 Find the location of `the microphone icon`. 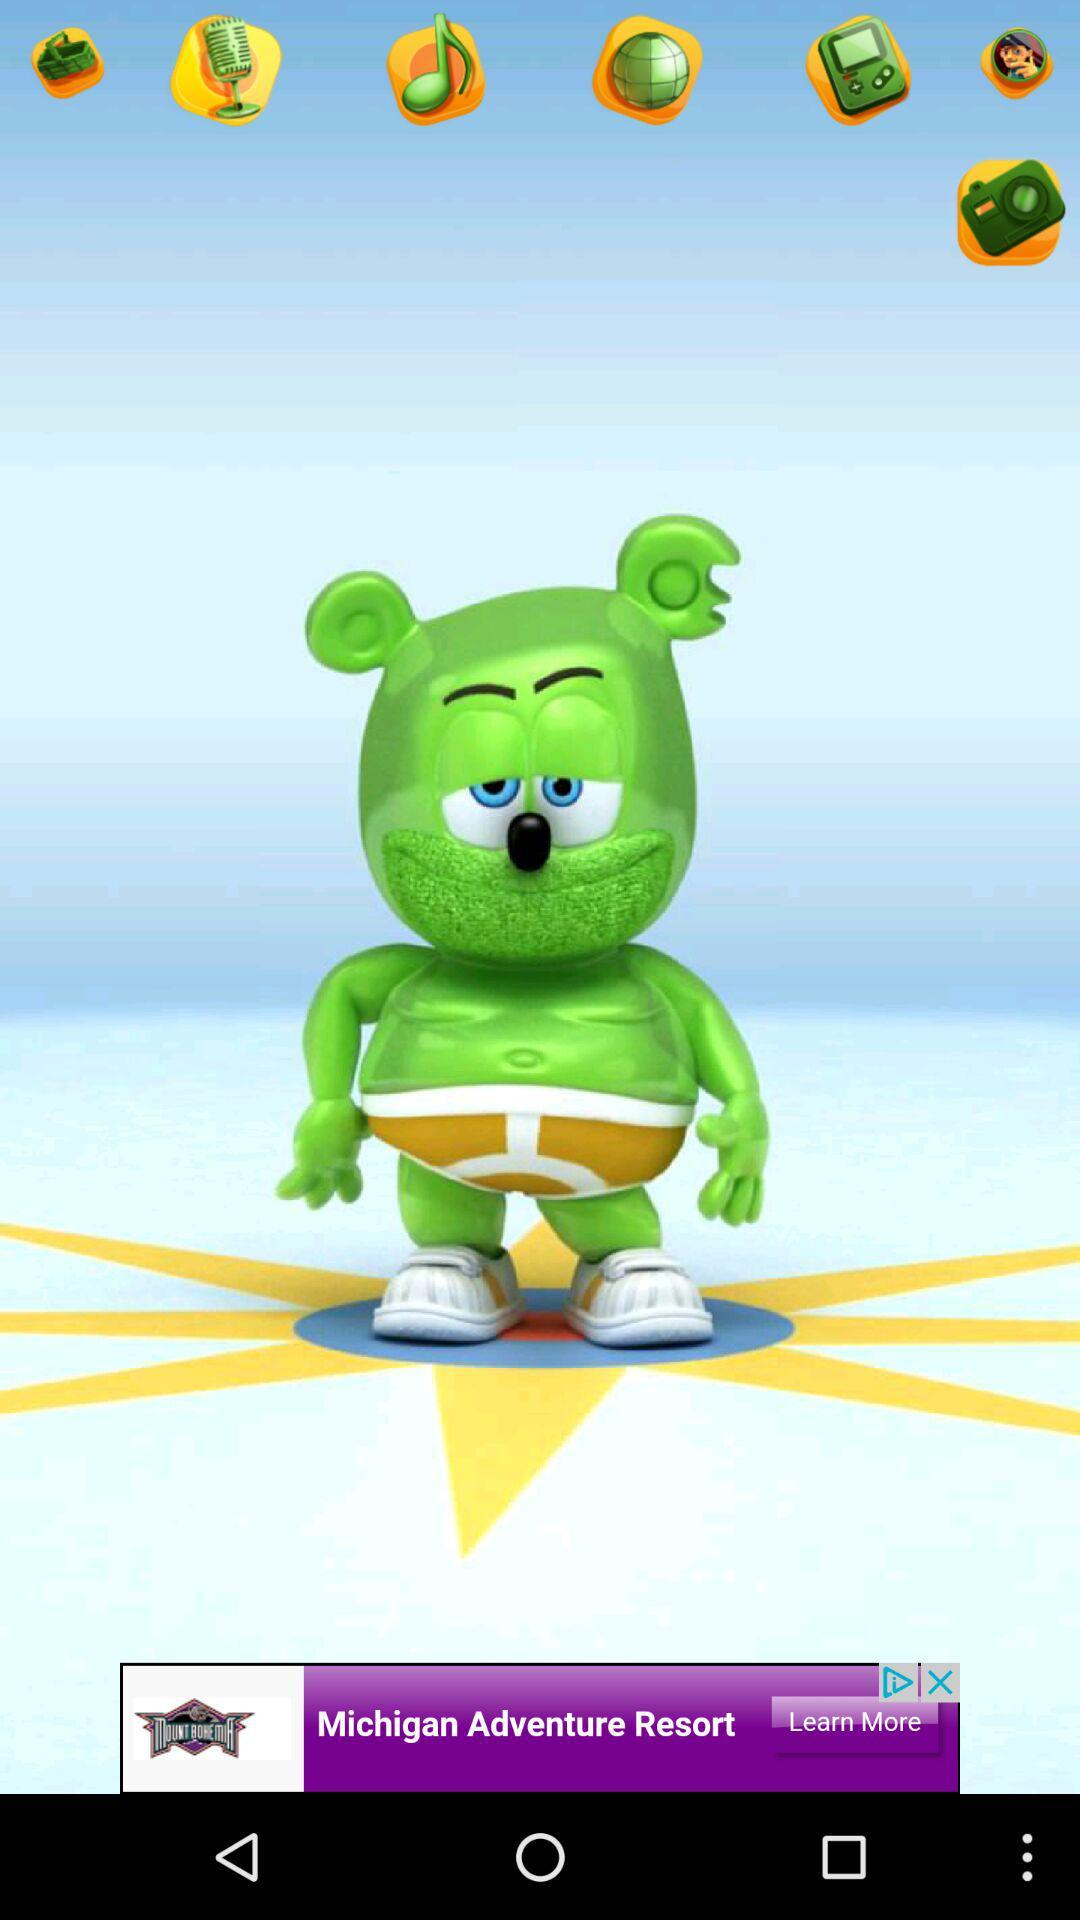

the microphone icon is located at coordinates (645, 77).